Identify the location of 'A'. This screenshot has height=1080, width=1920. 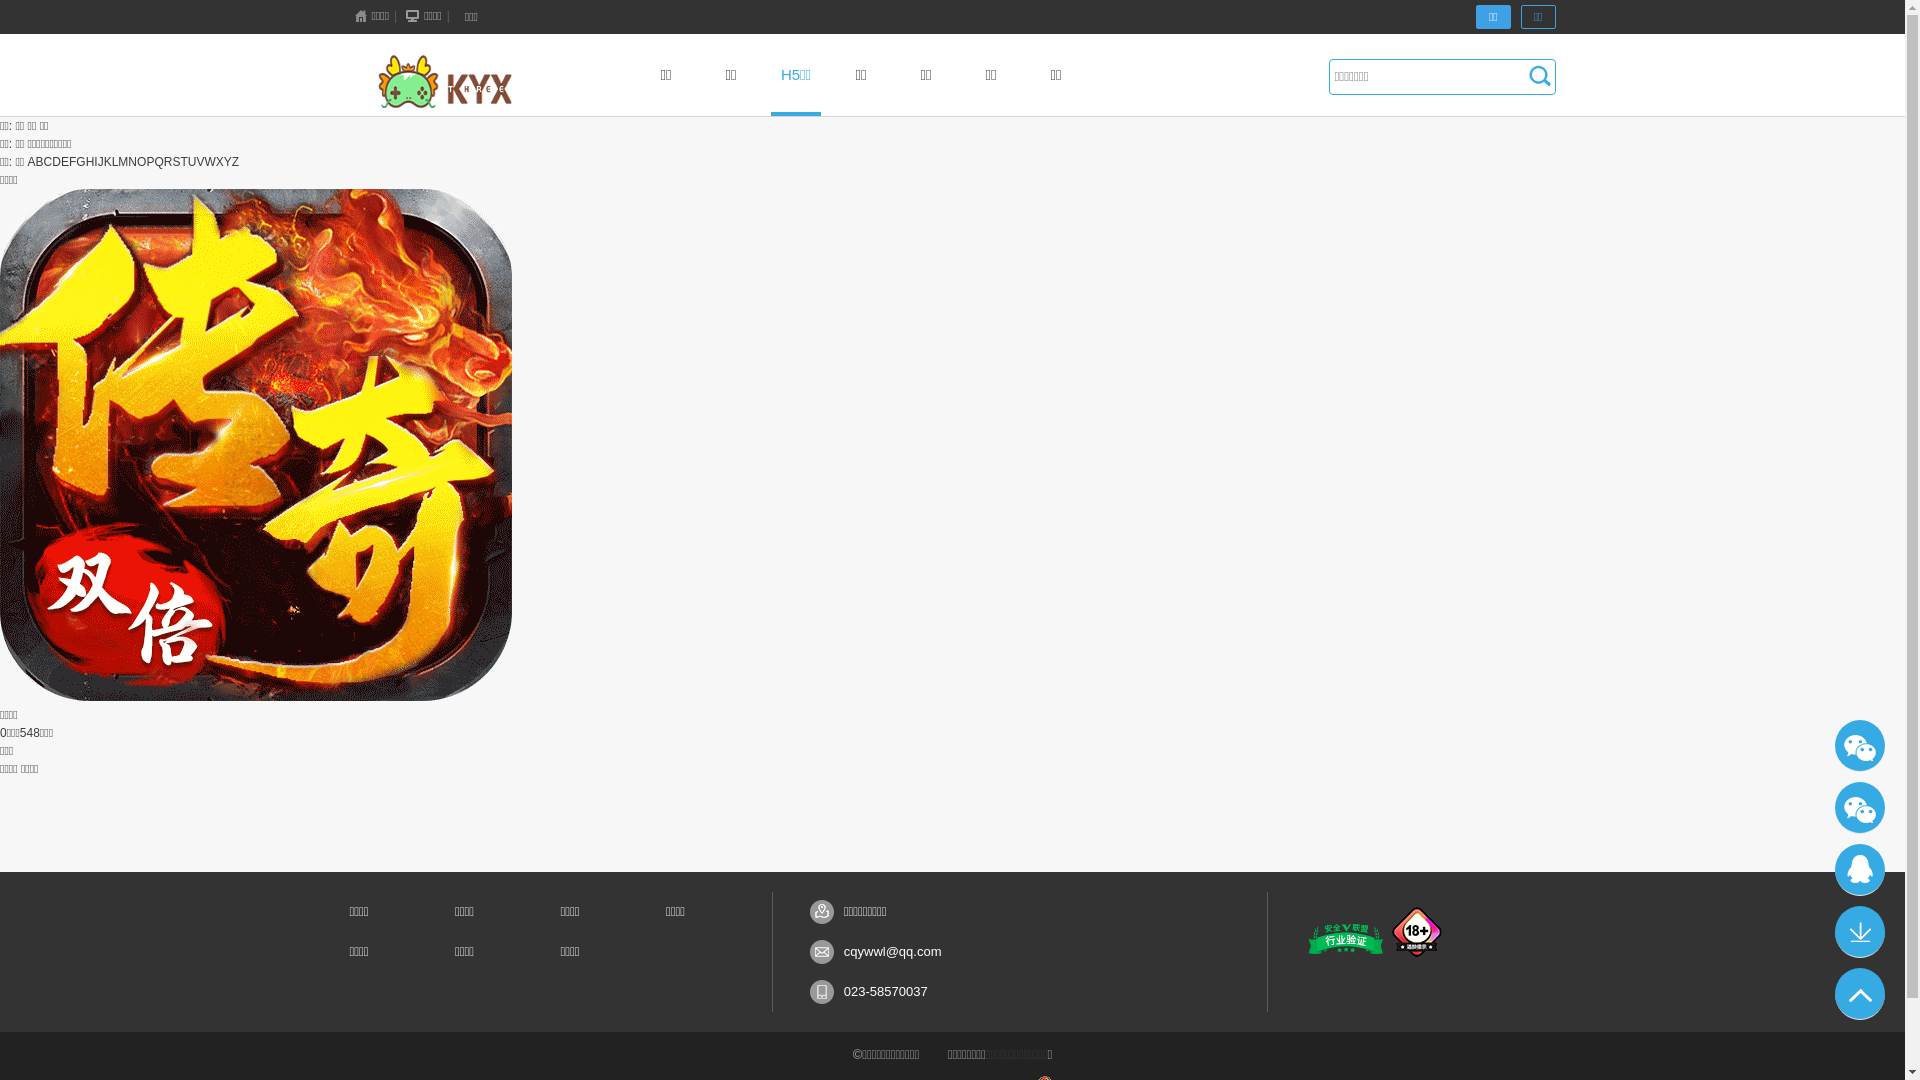
(32, 161).